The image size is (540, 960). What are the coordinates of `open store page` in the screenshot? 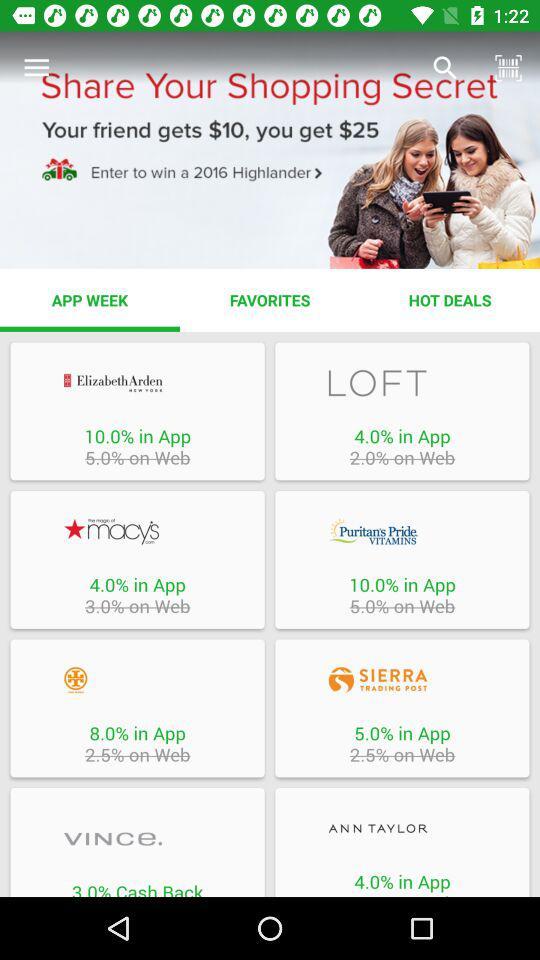 It's located at (136, 382).